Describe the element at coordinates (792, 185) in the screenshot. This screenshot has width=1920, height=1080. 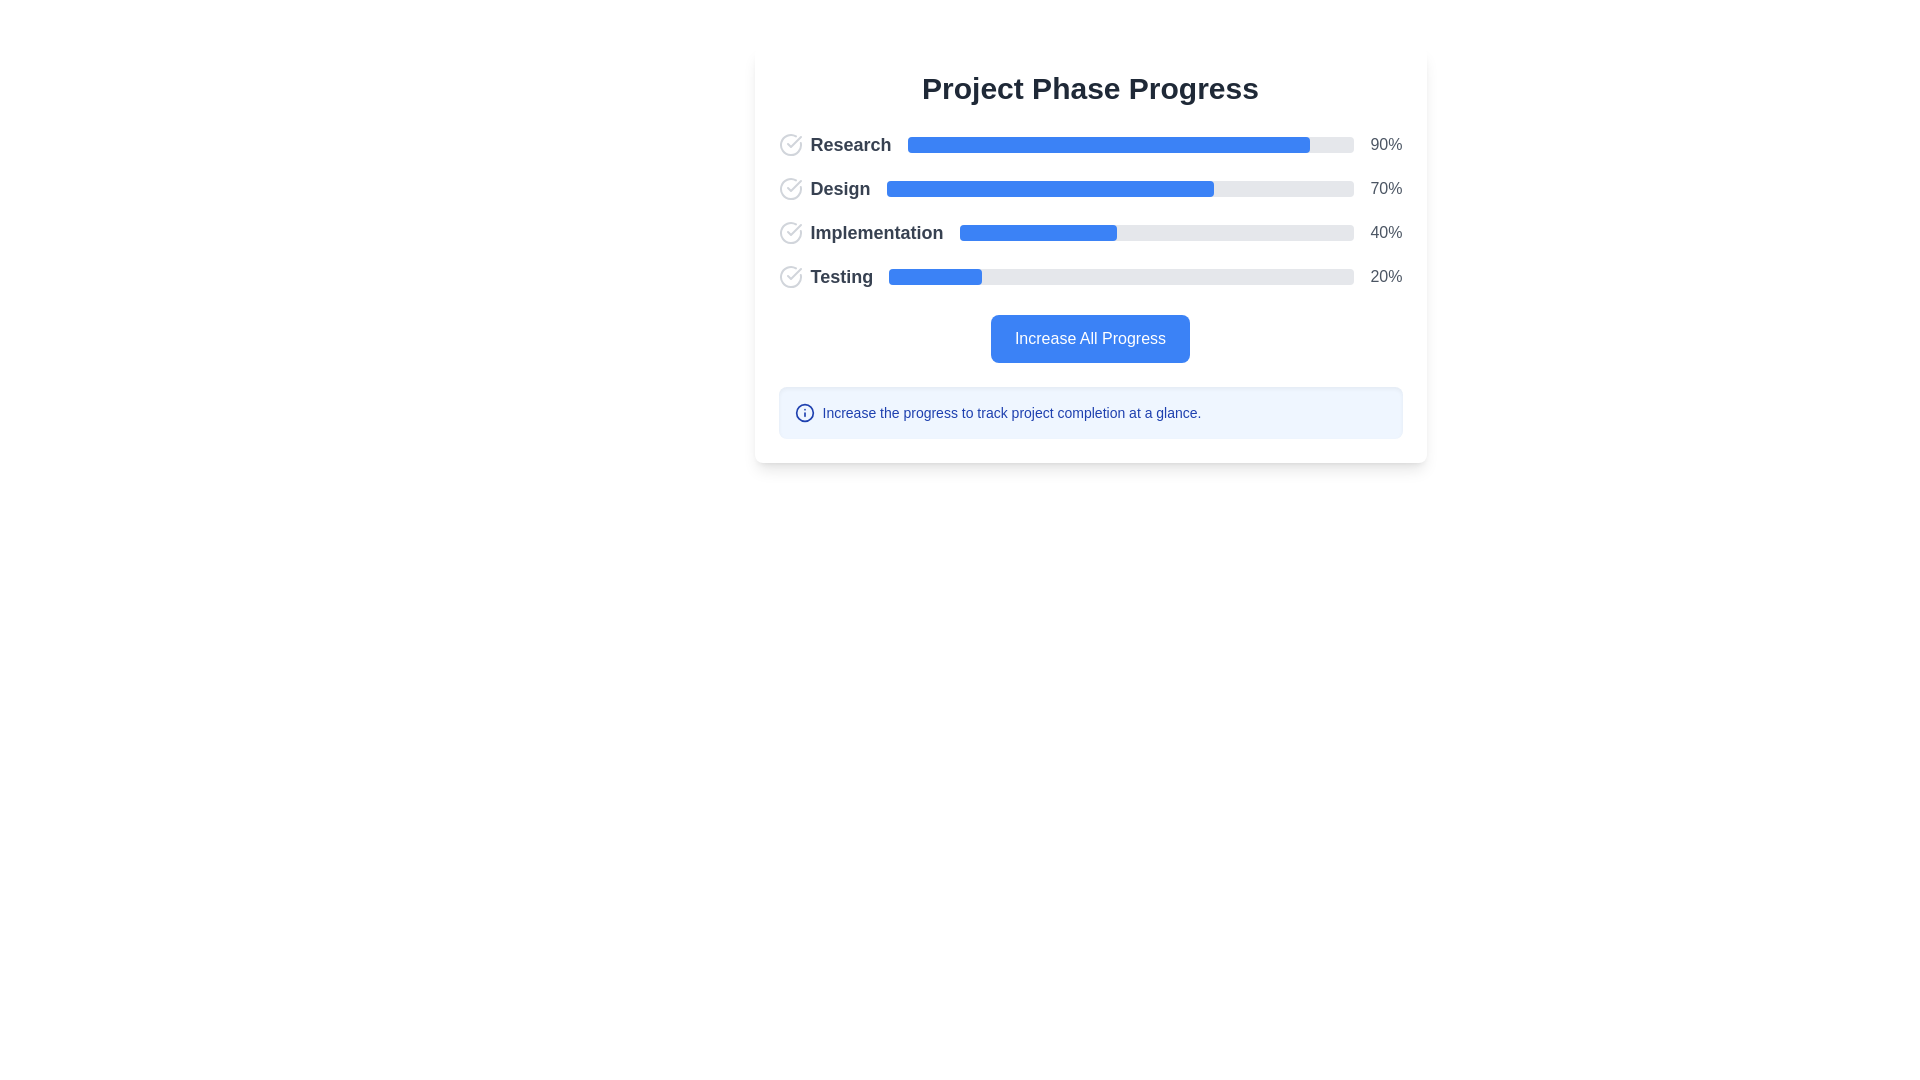
I see `the small check mark icon that indicates progress for the 'Design' phase` at that location.